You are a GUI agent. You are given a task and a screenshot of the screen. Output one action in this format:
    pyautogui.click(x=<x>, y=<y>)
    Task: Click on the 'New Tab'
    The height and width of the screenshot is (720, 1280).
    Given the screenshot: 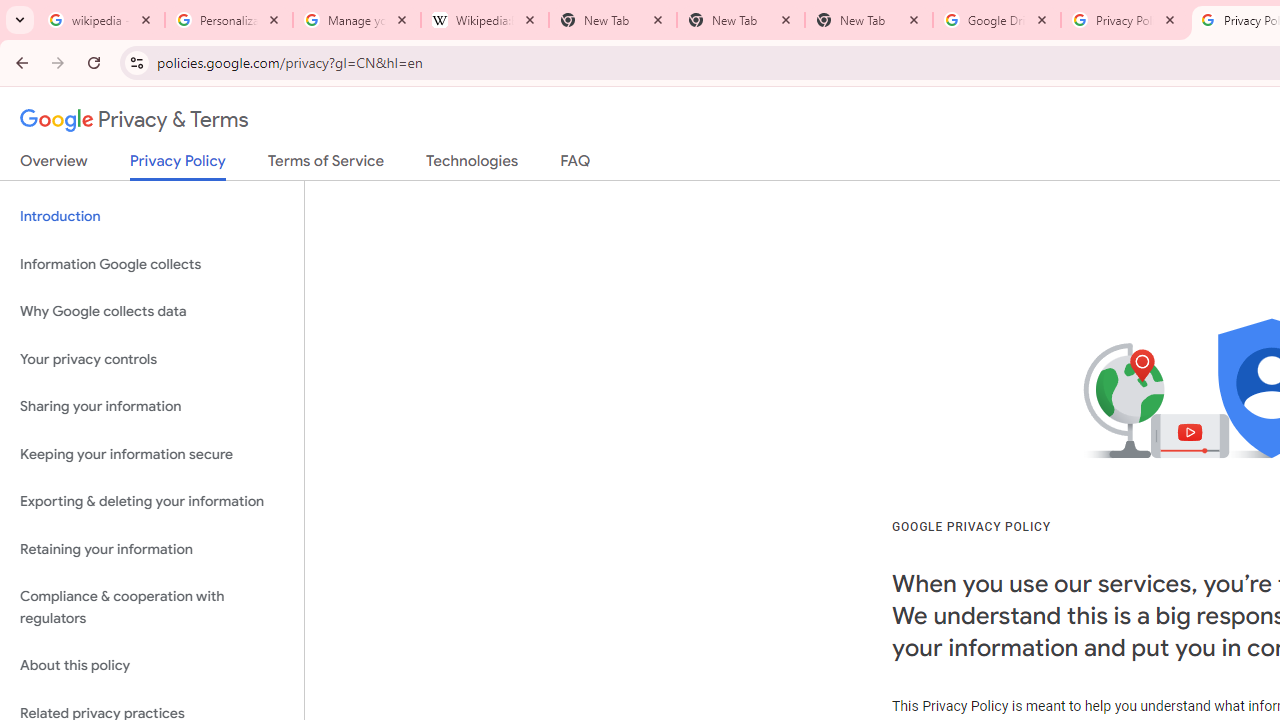 What is the action you would take?
    pyautogui.click(x=869, y=20)
    